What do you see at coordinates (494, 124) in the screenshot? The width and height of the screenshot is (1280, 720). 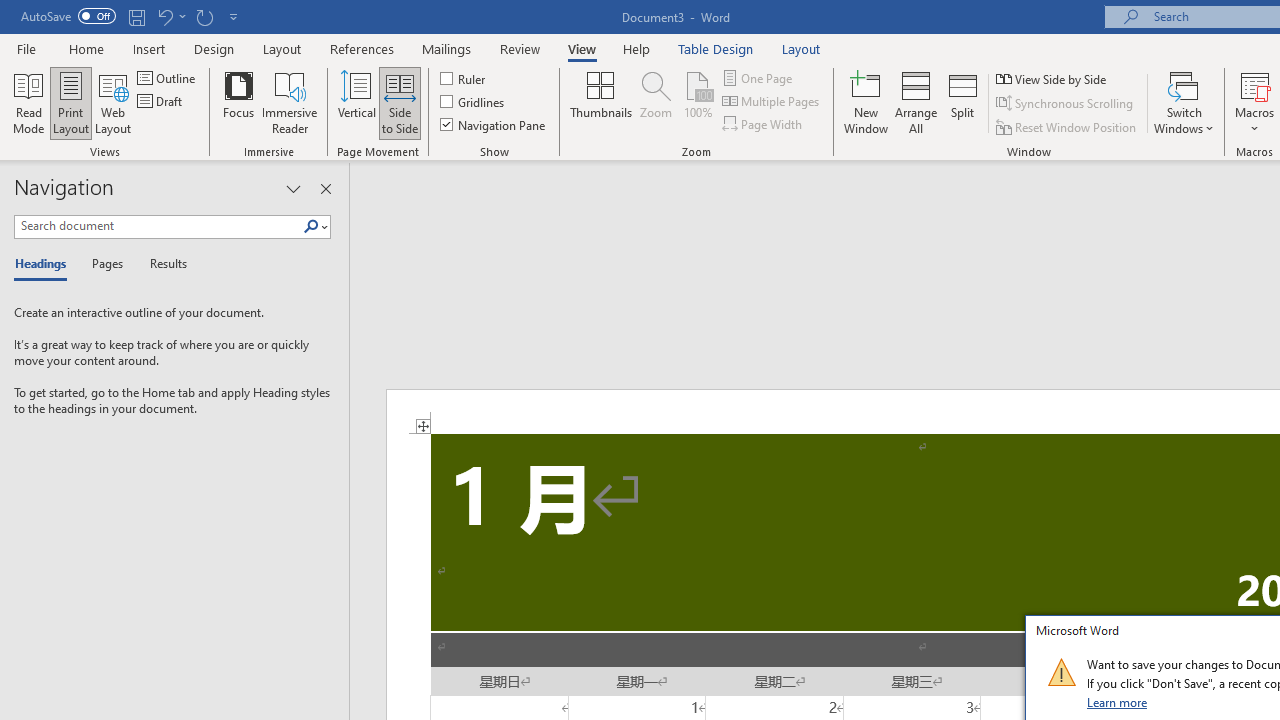 I see `'Navigation Pane'` at bounding box center [494, 124].